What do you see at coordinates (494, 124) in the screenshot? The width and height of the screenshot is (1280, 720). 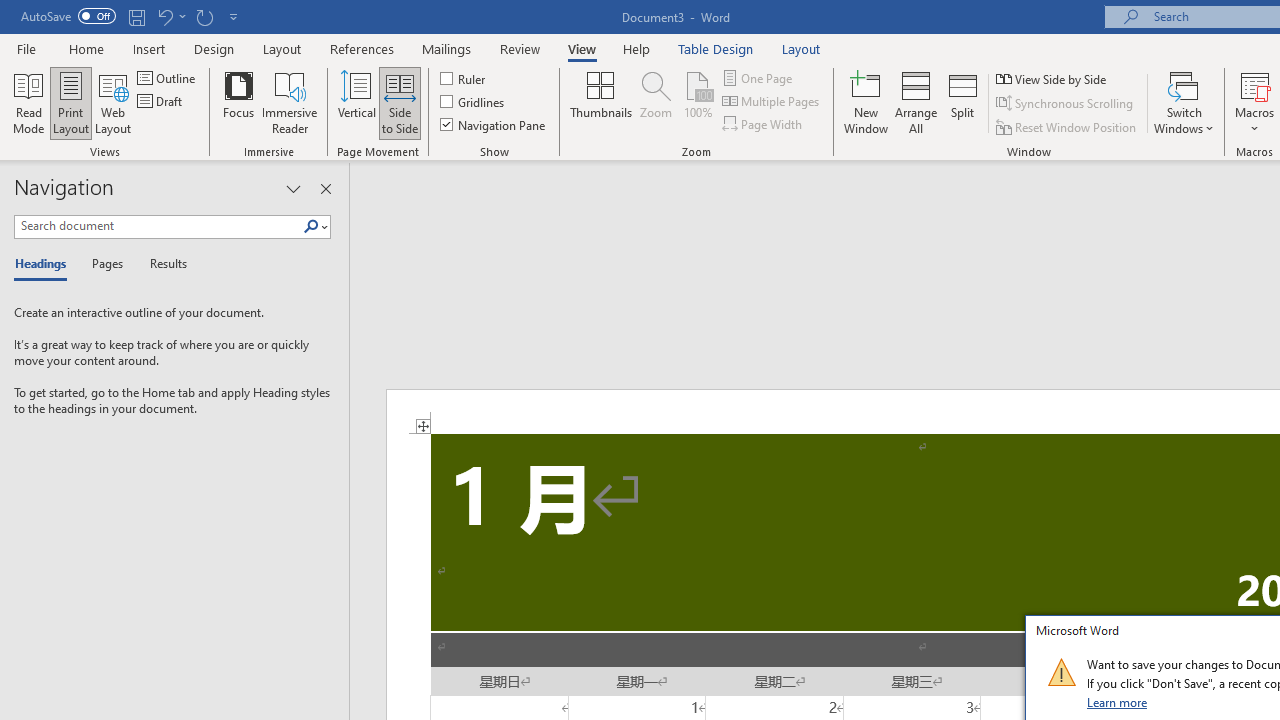 I see `'Navigation Pane'` at bounding box center [494, 124].